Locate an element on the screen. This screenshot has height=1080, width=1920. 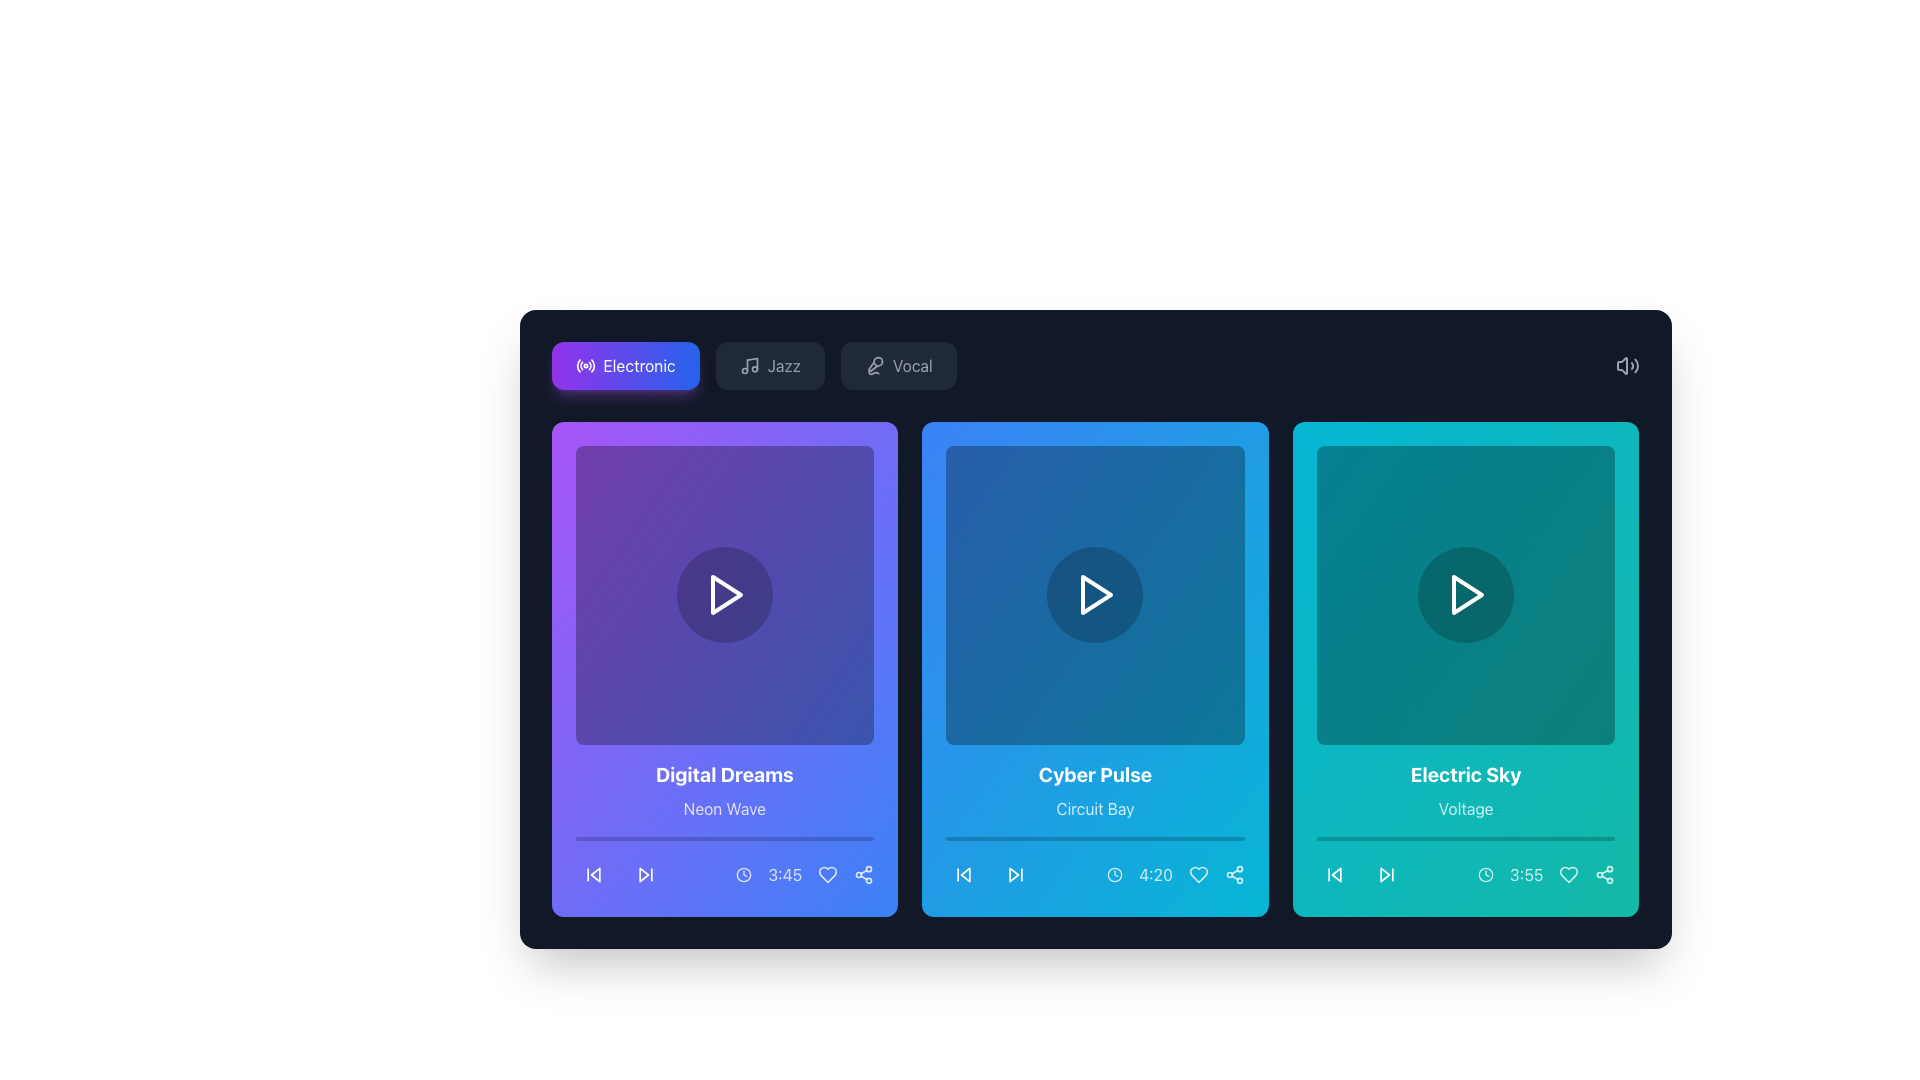
the circular button with a dark, semi-transparent background and a white play symbol in the center, located within the first card of a horizontal sequence is located at coordinates (723, 594).